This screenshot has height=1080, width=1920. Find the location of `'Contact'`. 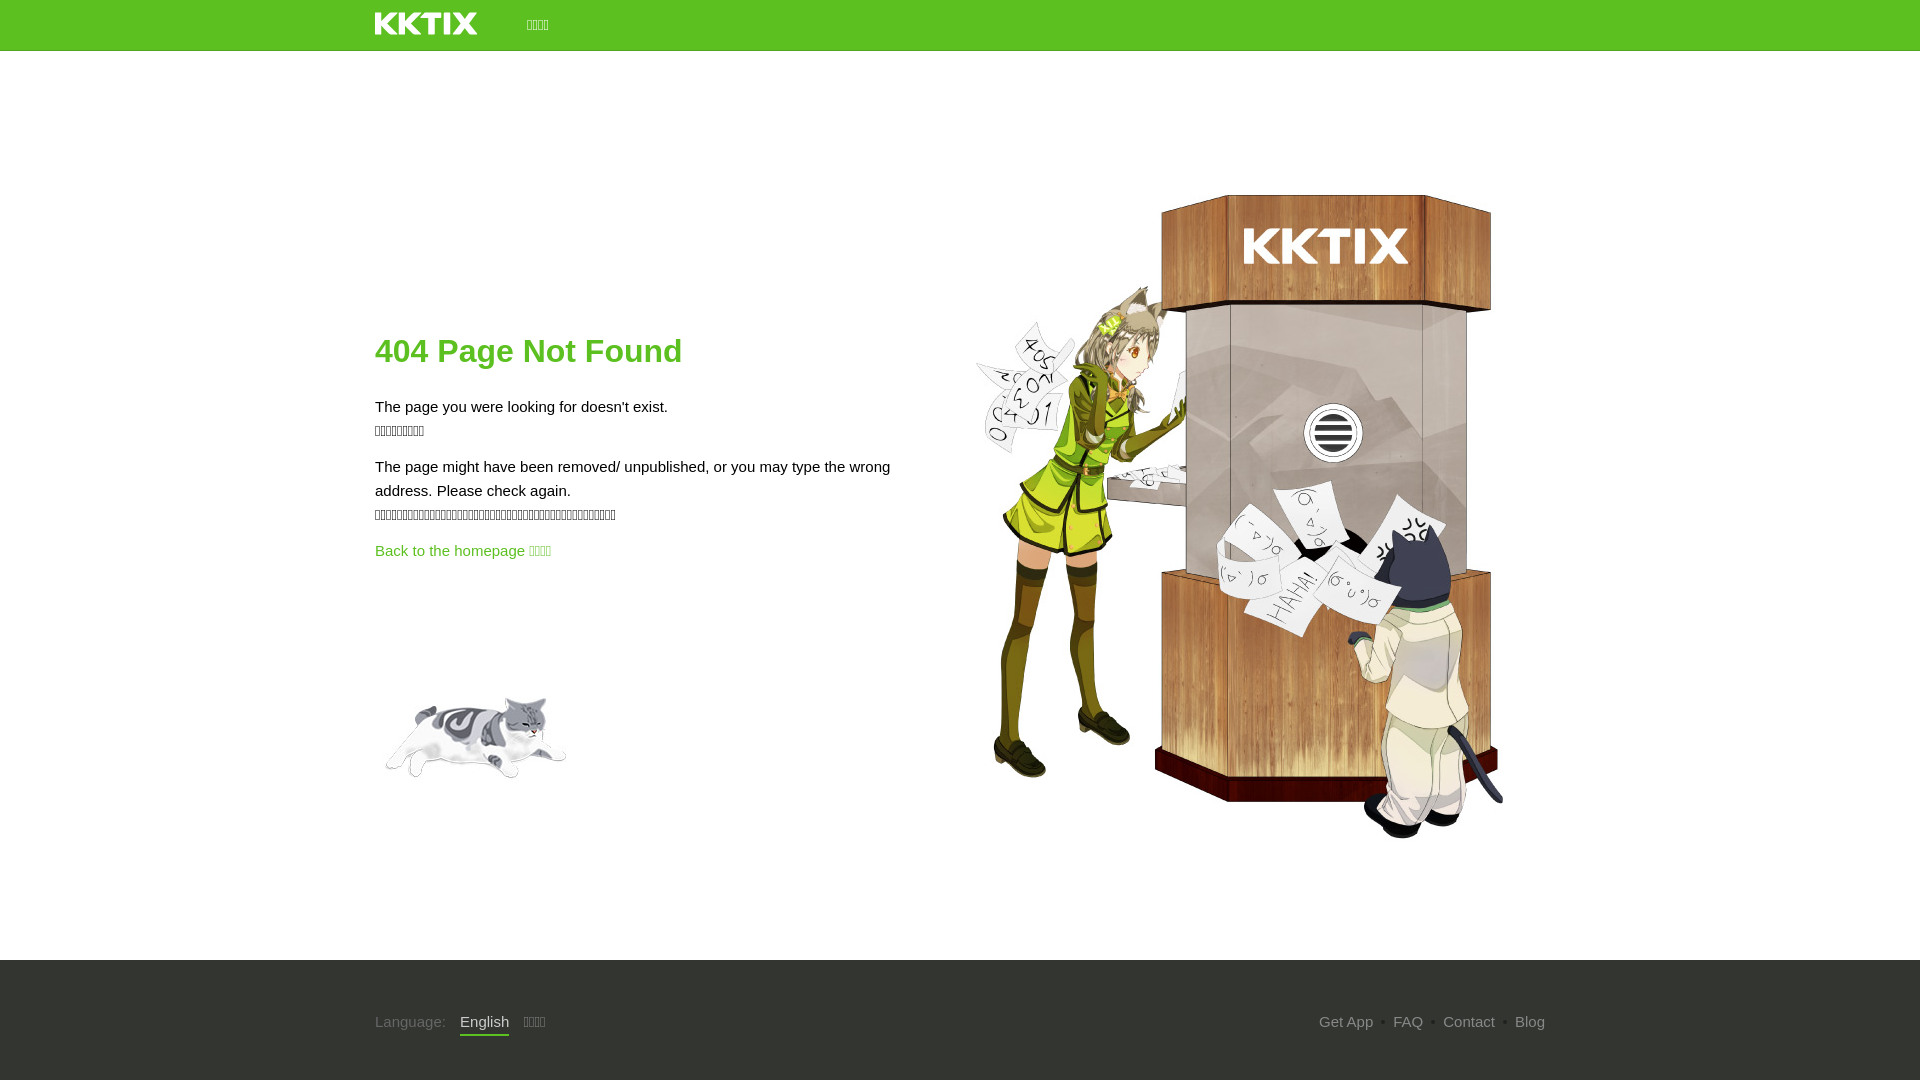

'Contact' is located at coordinates (1443, 1021).